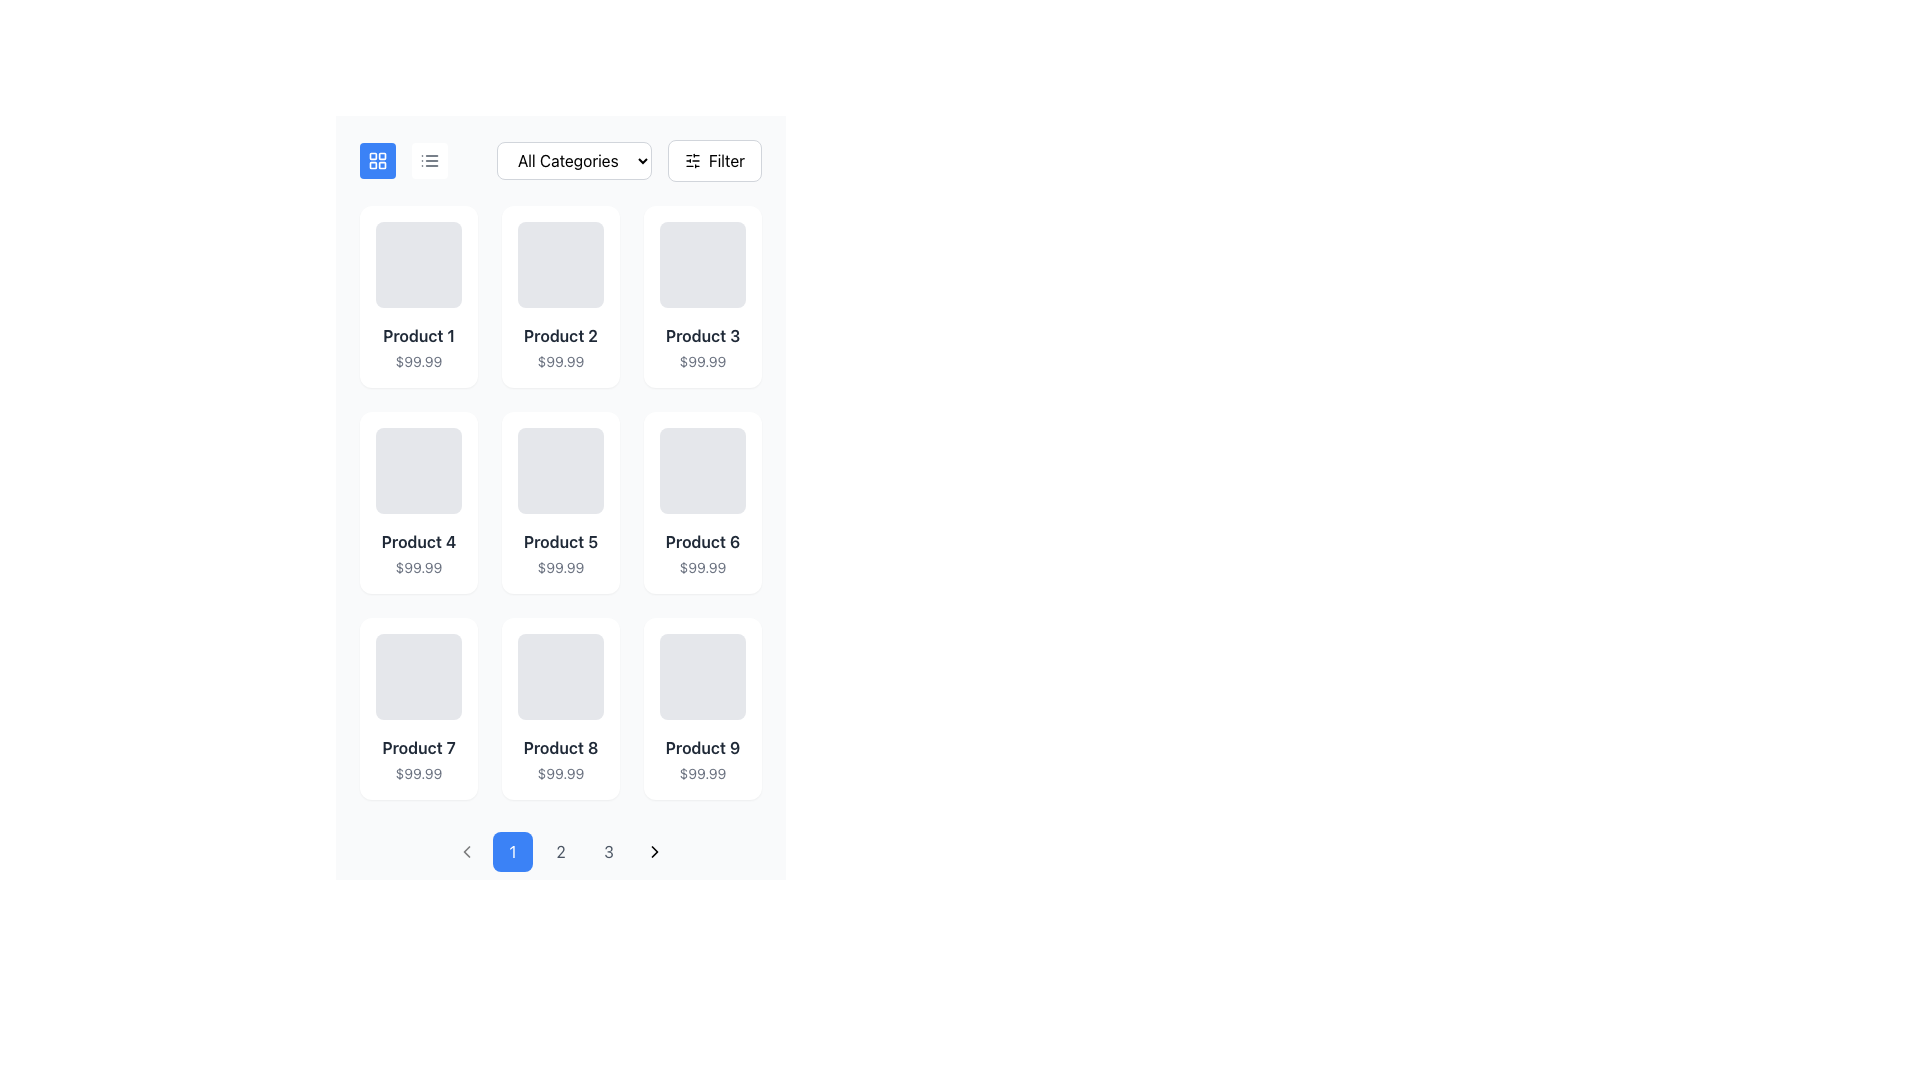  I want to click on the card element containing product details for 'Product 6' within the grid layout, so click(702, 501).